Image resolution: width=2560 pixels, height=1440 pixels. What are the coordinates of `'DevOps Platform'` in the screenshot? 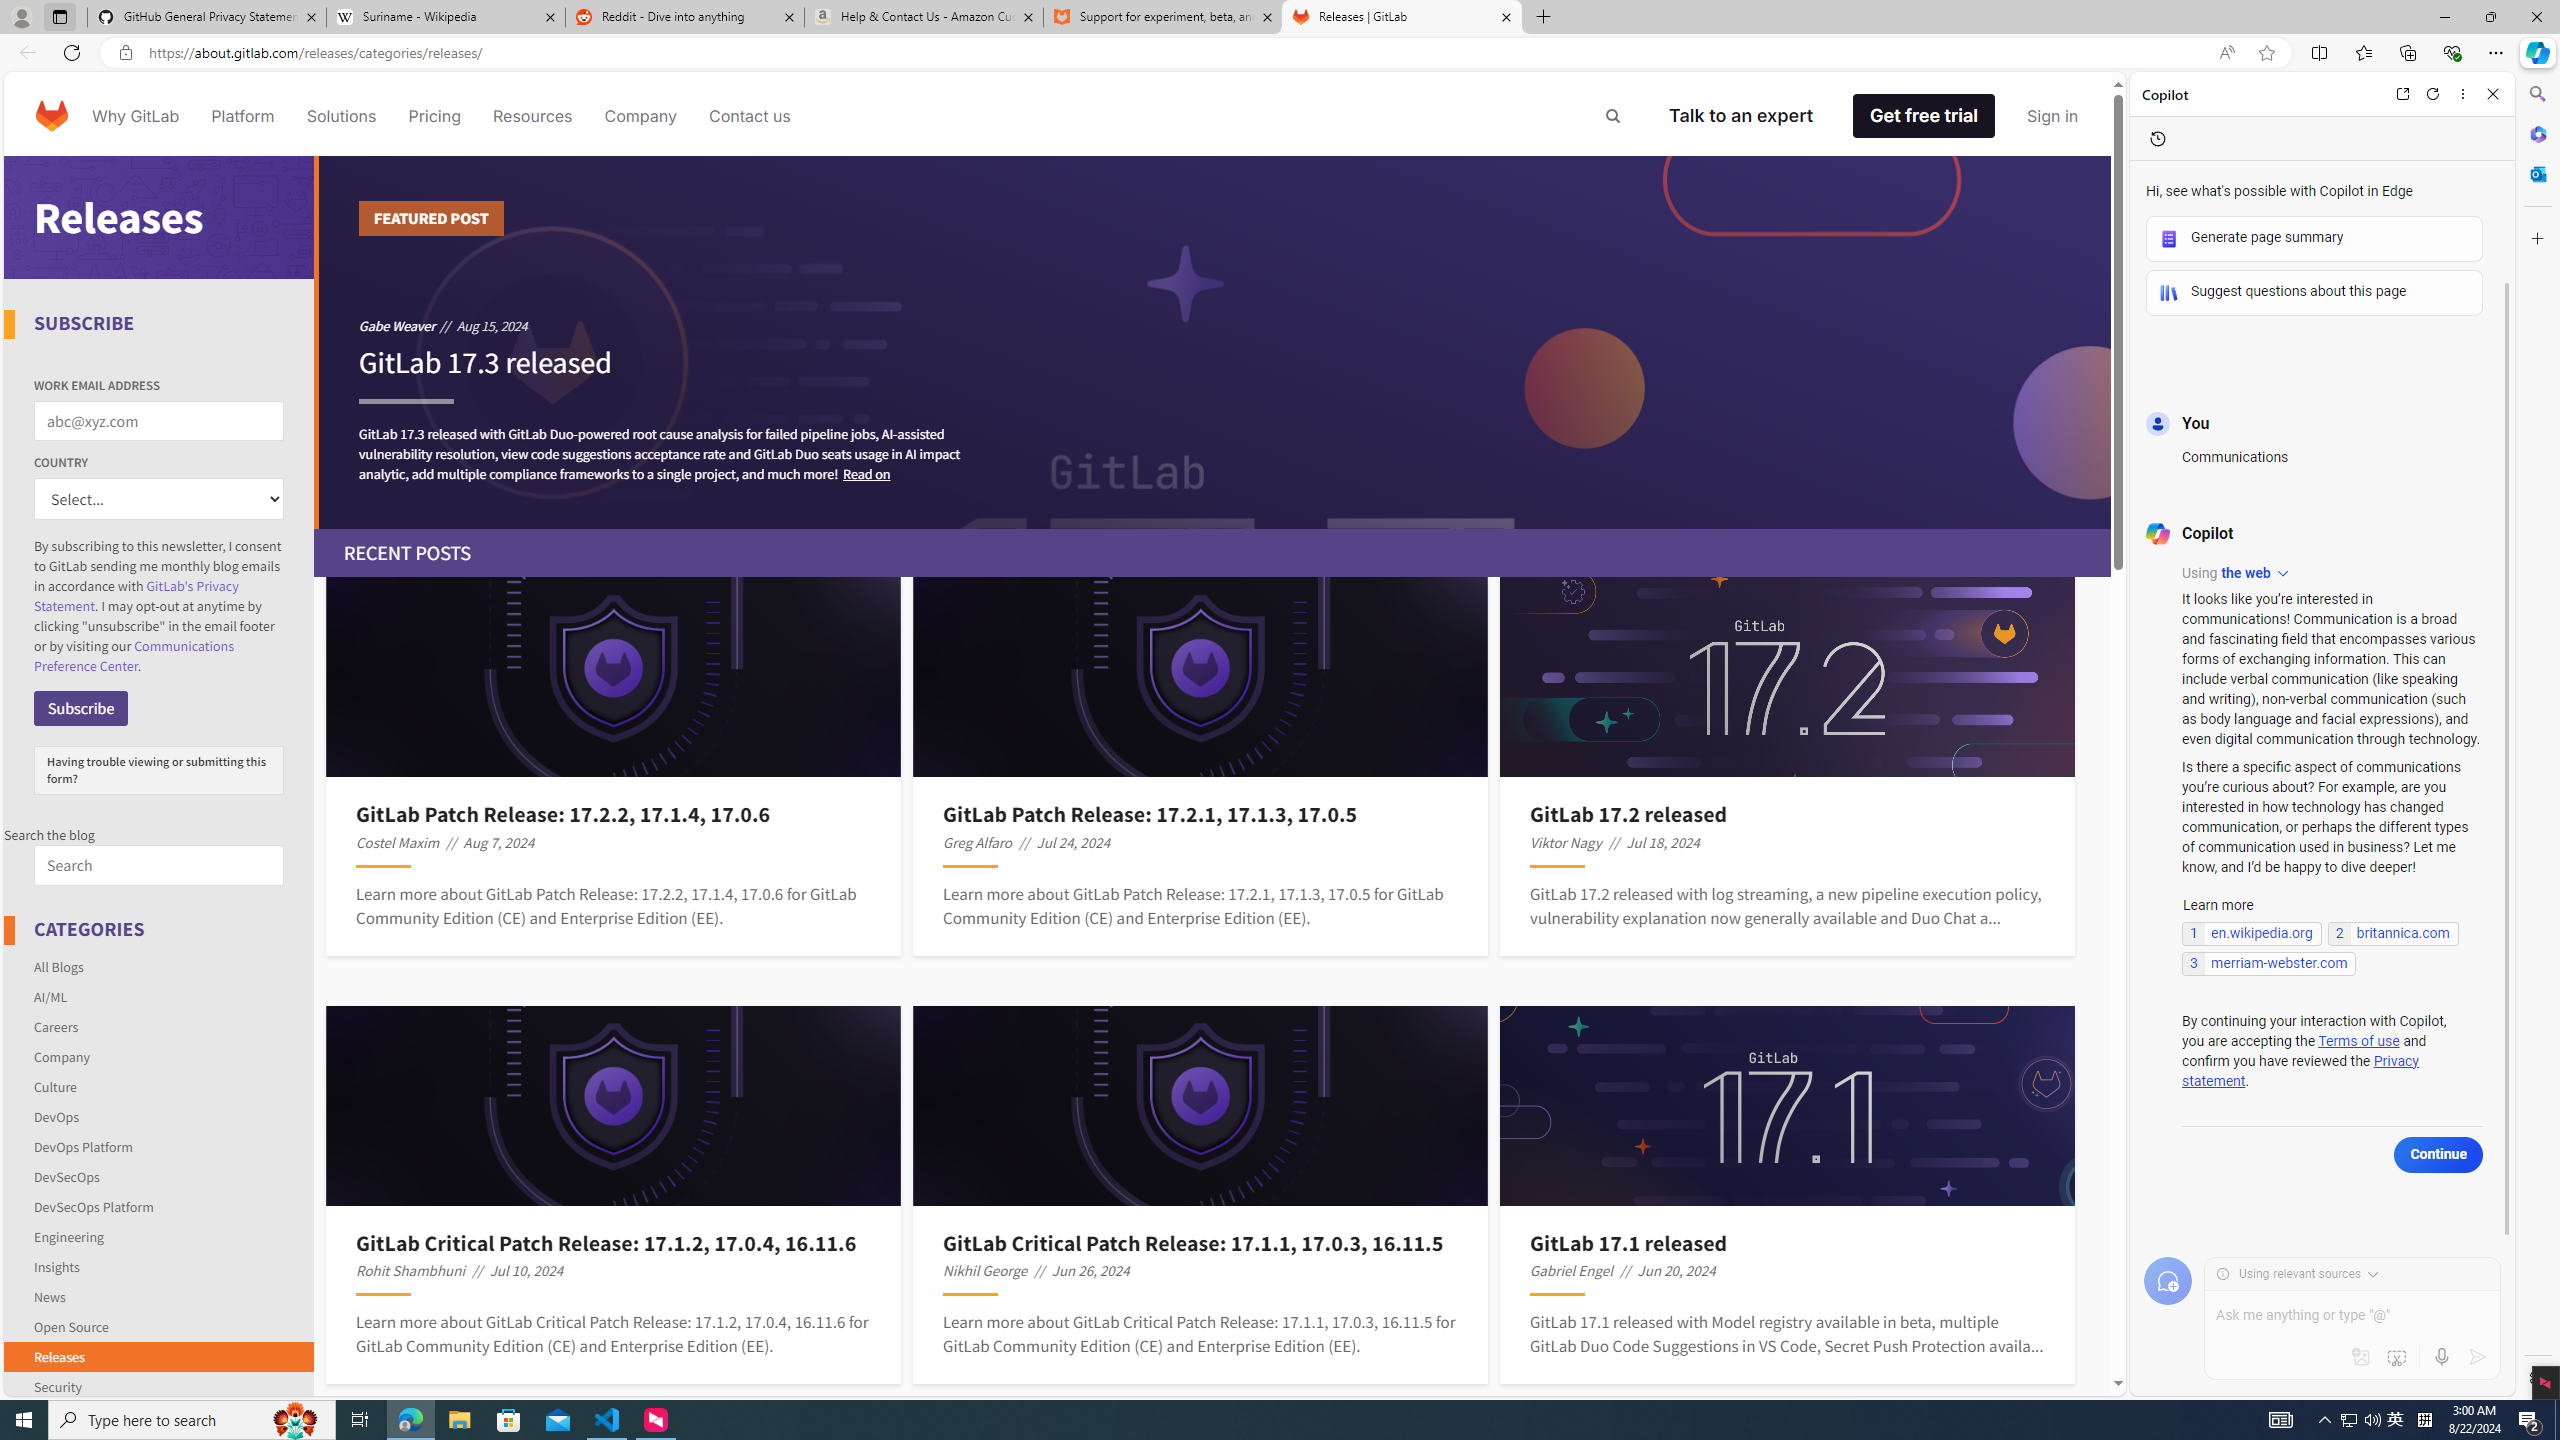 It's located at (159, 1145).